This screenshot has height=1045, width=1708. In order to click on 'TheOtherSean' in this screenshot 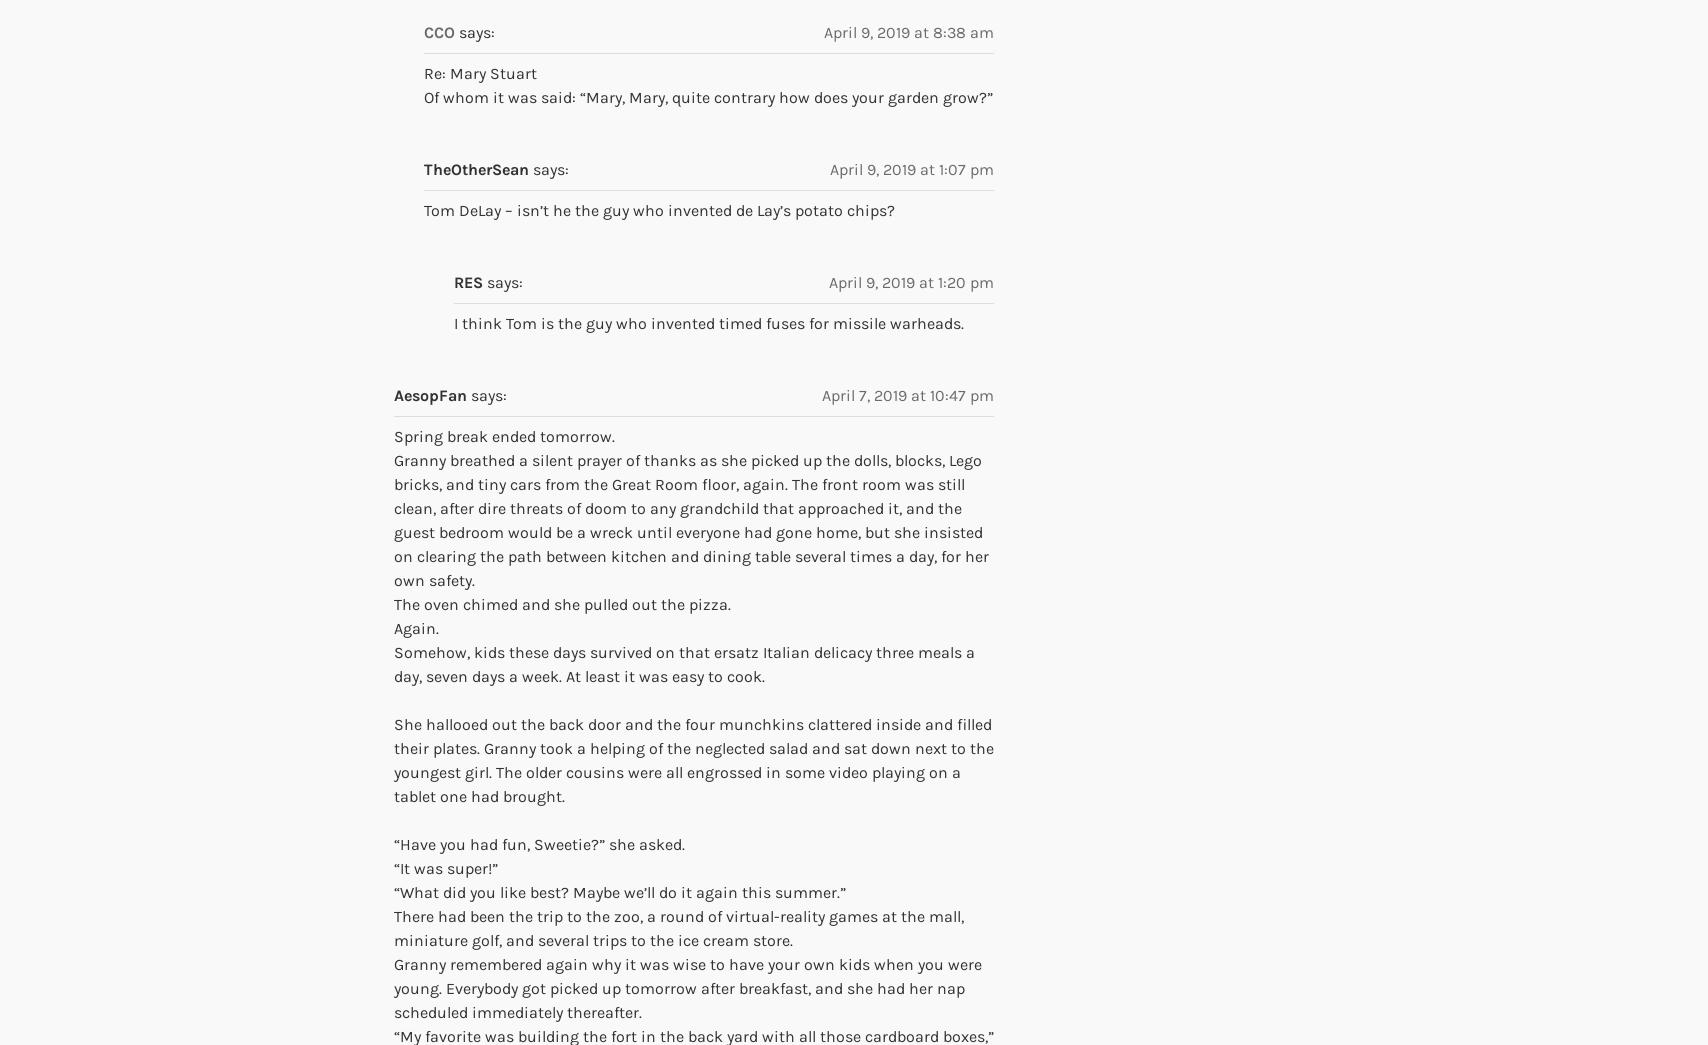, I will do `click(475, 168)`.